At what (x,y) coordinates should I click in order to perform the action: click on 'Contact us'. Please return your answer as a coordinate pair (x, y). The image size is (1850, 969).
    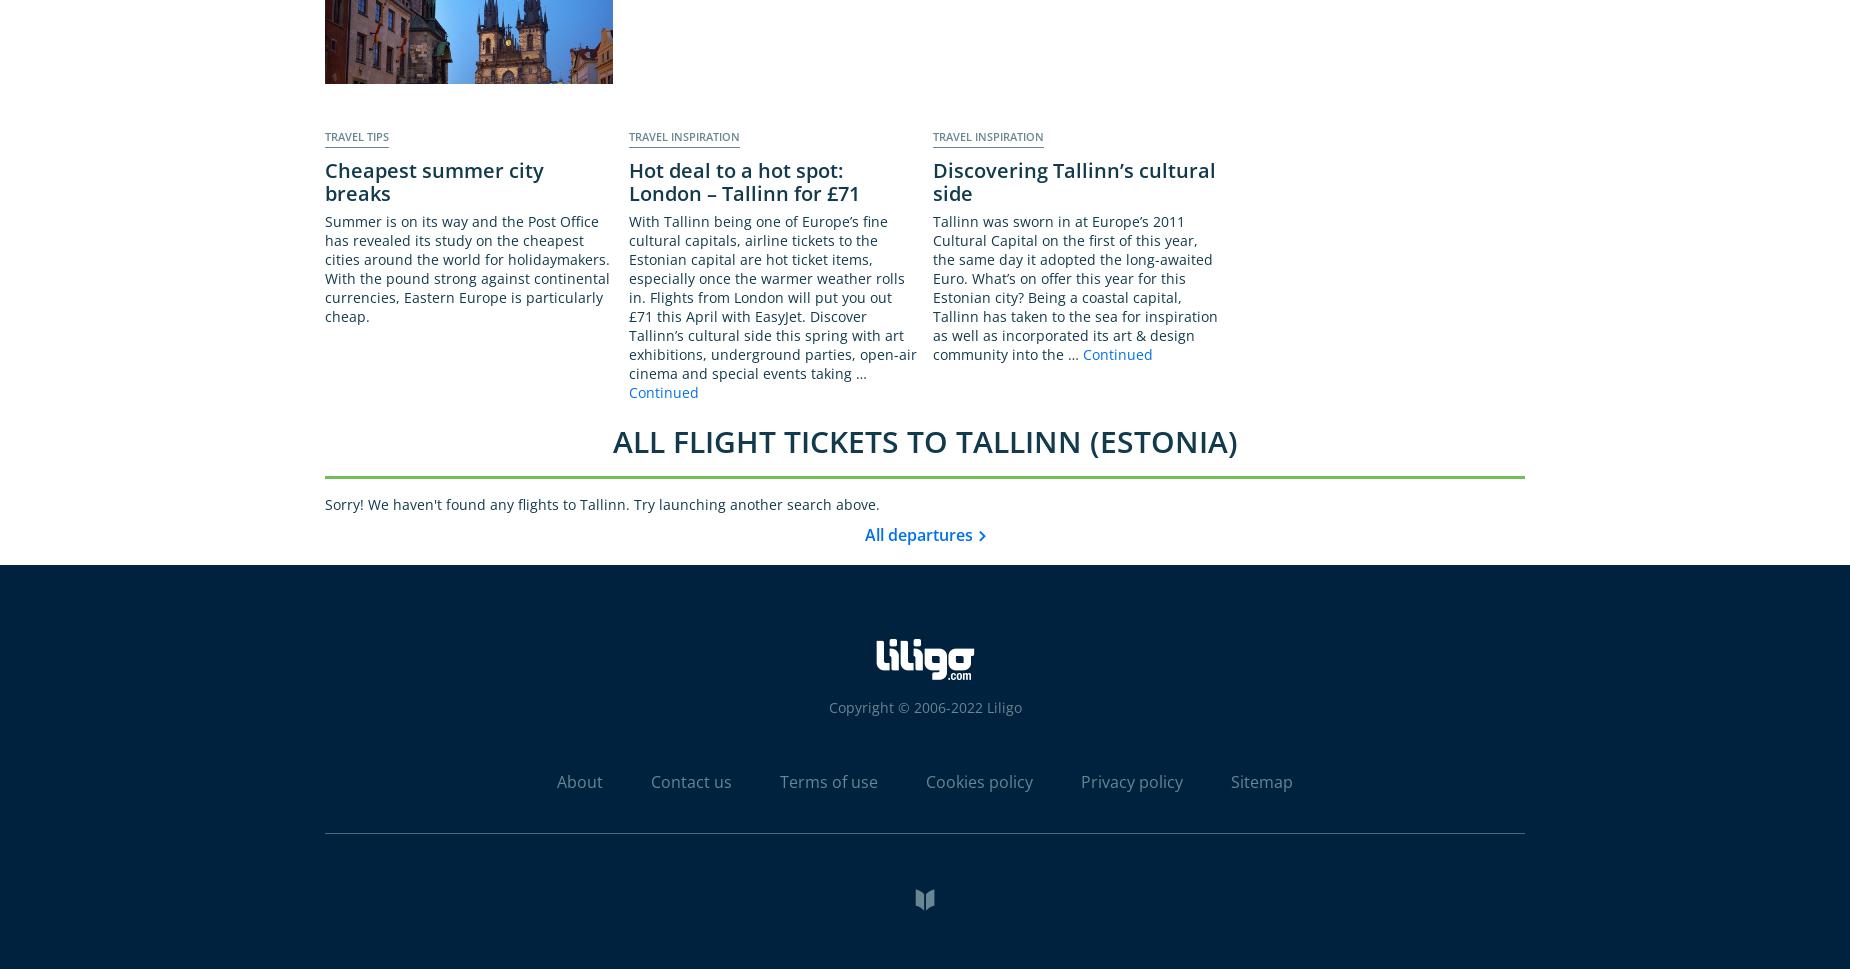
    Looking at the image, I should click on (691, 780).